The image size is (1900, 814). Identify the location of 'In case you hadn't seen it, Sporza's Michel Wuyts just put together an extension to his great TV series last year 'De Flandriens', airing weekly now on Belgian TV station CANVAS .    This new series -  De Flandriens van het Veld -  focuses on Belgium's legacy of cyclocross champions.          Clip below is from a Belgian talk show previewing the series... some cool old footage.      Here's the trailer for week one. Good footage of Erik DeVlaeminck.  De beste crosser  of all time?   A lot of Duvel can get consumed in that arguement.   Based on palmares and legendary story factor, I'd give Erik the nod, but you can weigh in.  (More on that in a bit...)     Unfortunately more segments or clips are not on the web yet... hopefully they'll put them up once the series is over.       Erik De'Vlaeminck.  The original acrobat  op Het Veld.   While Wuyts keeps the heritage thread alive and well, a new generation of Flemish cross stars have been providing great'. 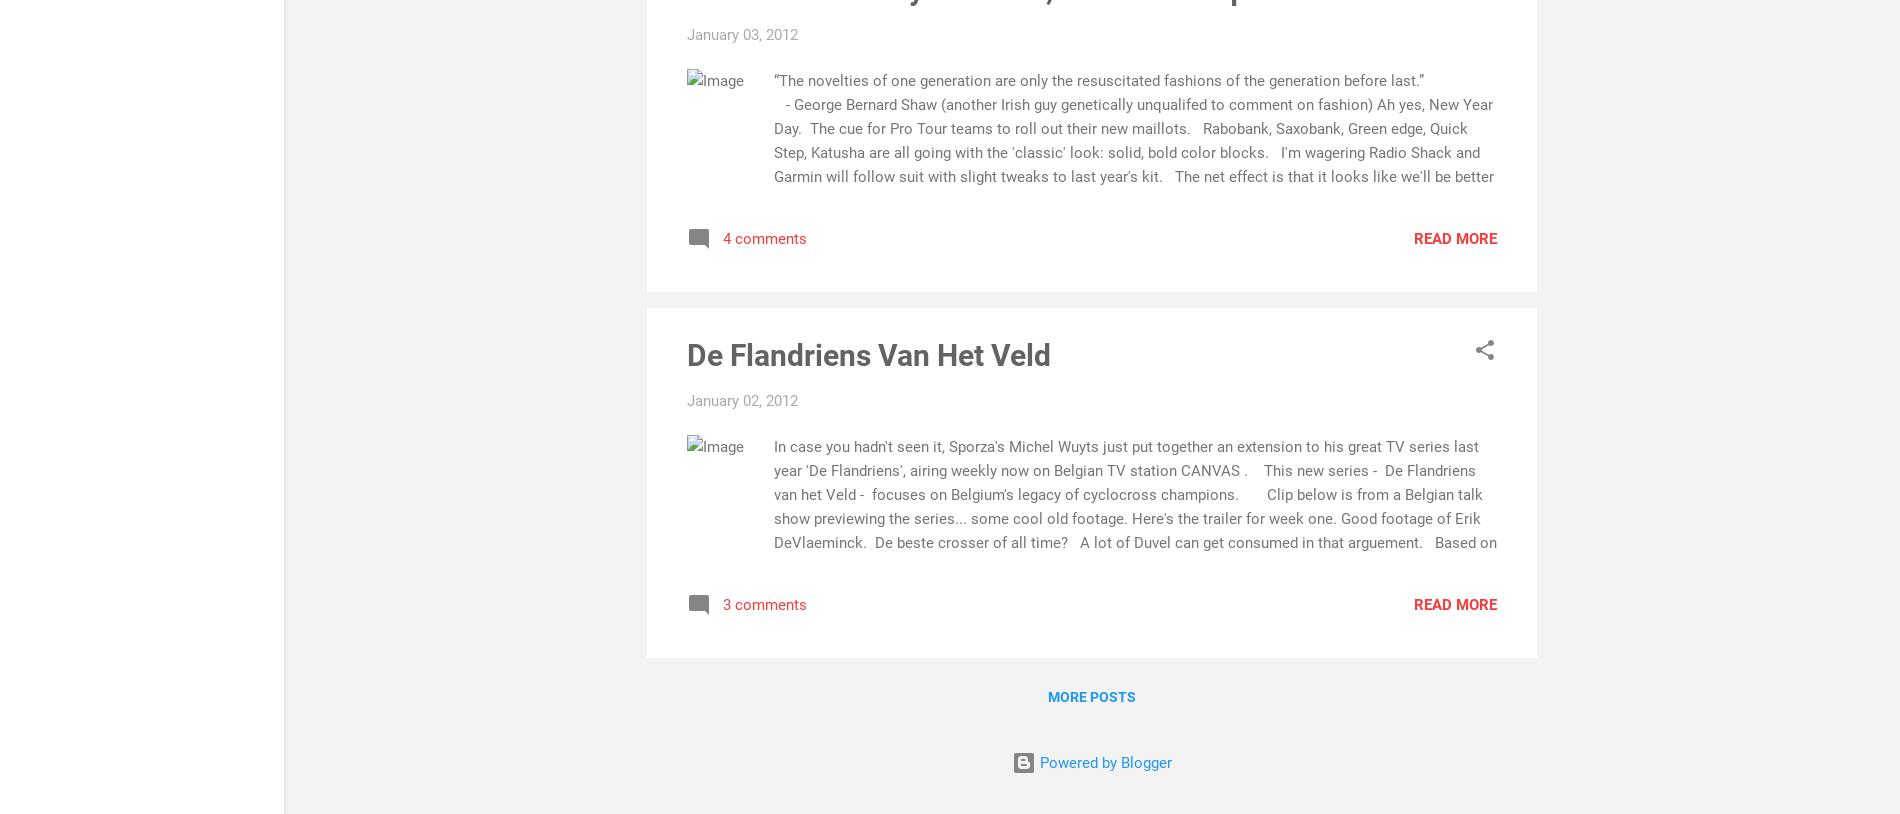
(1135, 542).